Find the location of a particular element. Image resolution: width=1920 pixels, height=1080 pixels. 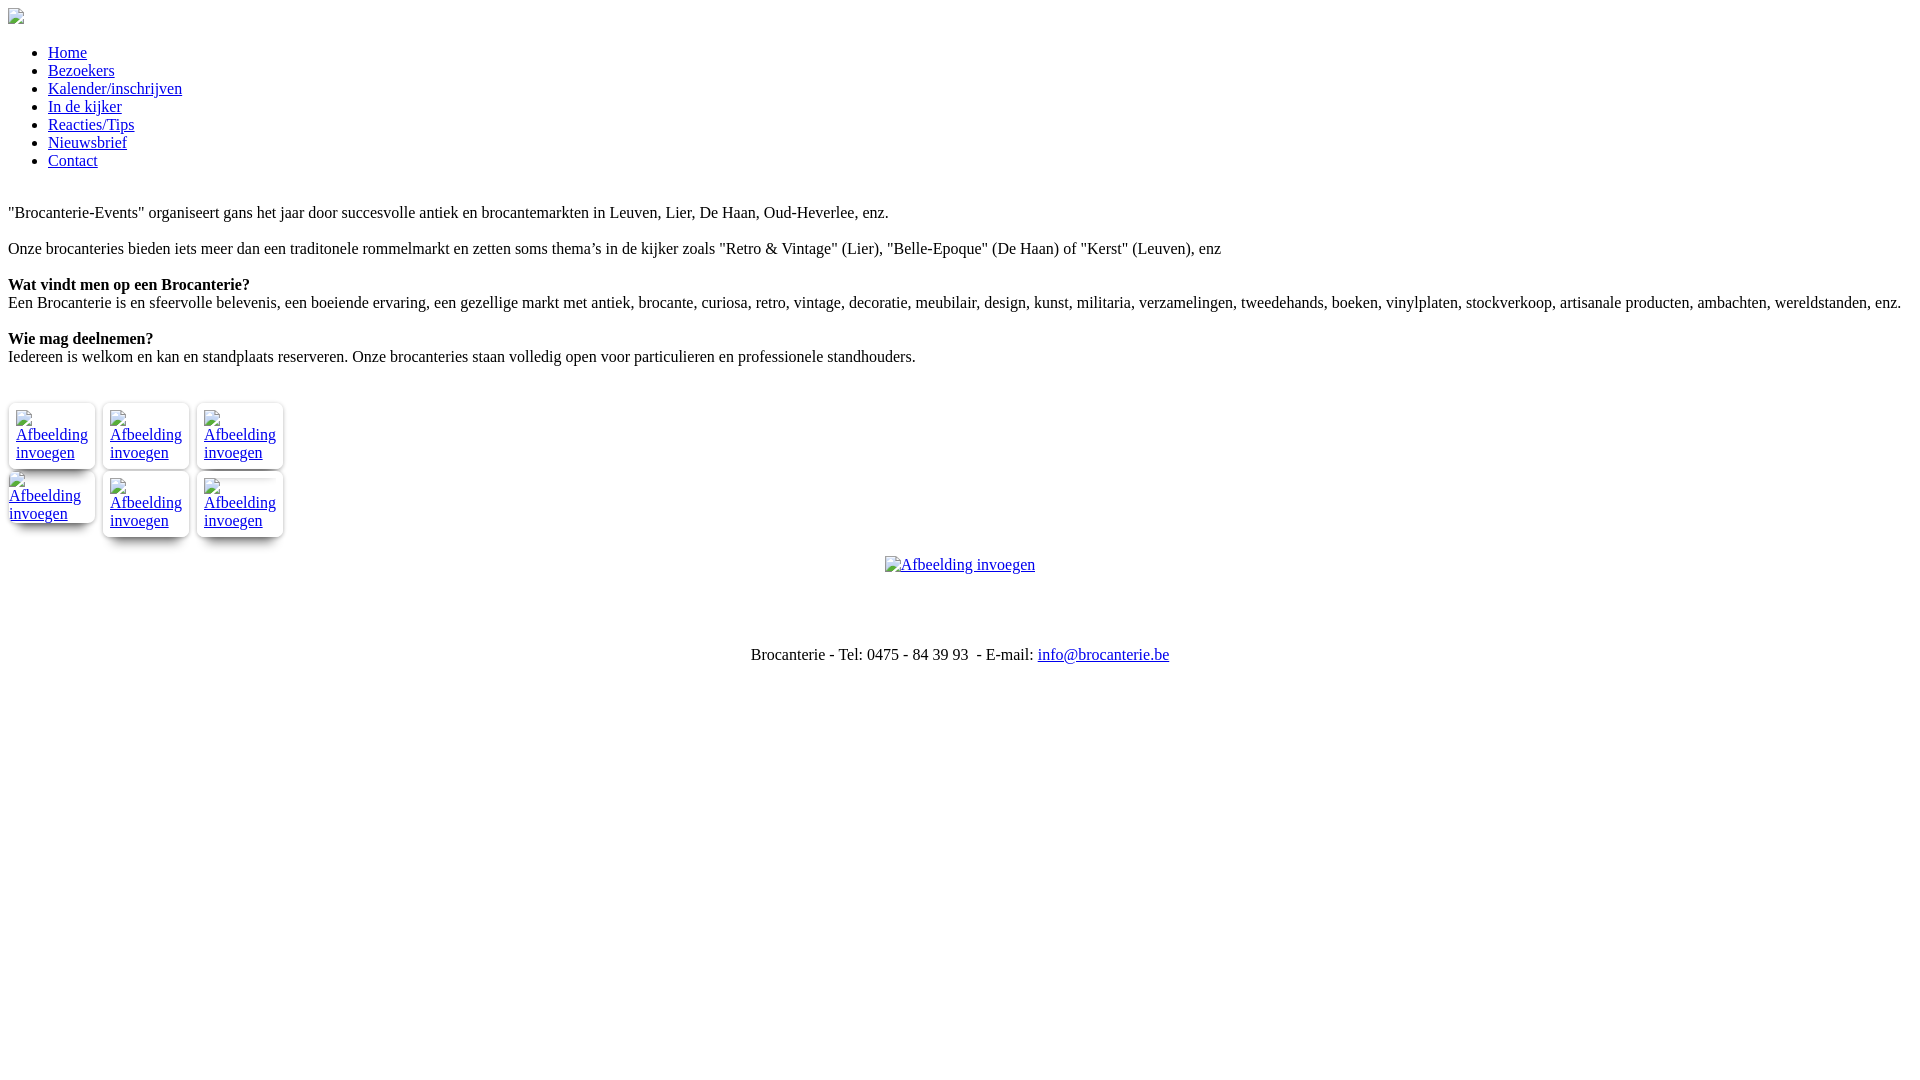

'Afbeelding invoegen' is located at coordinates (240, 452).